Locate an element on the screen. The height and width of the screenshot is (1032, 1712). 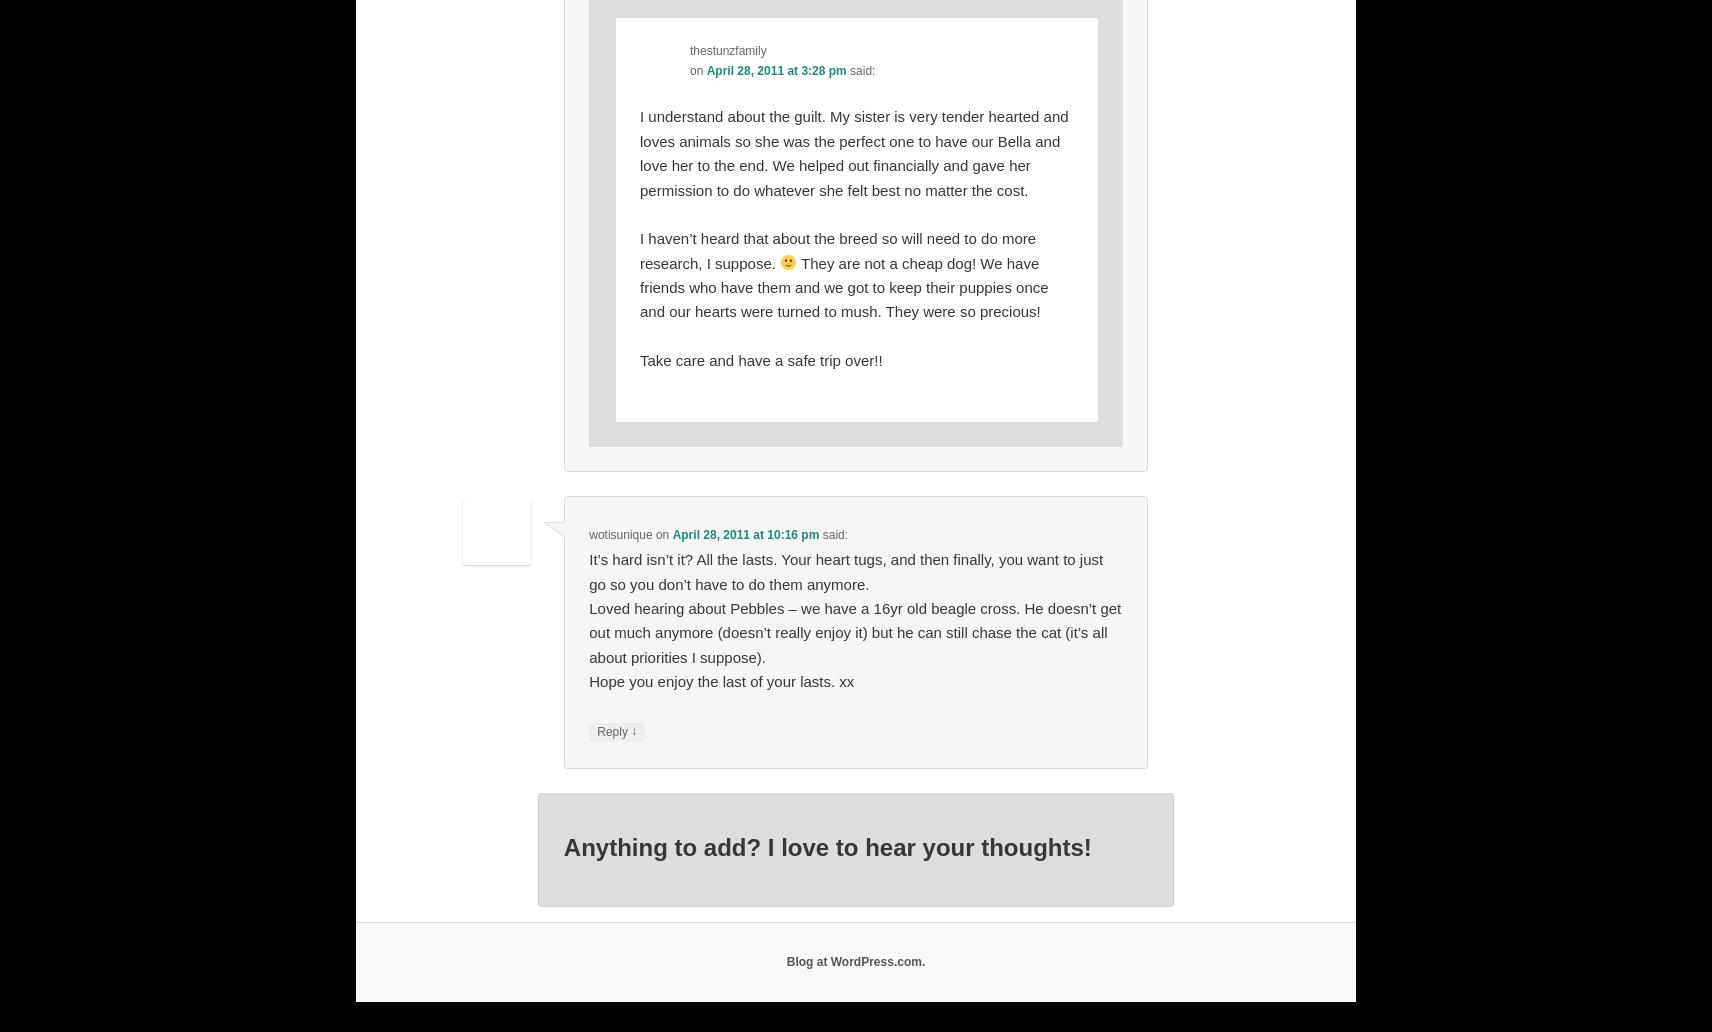
'Hope you enjoy the last of your lasts. xx' is located at coordinates (721, 680).